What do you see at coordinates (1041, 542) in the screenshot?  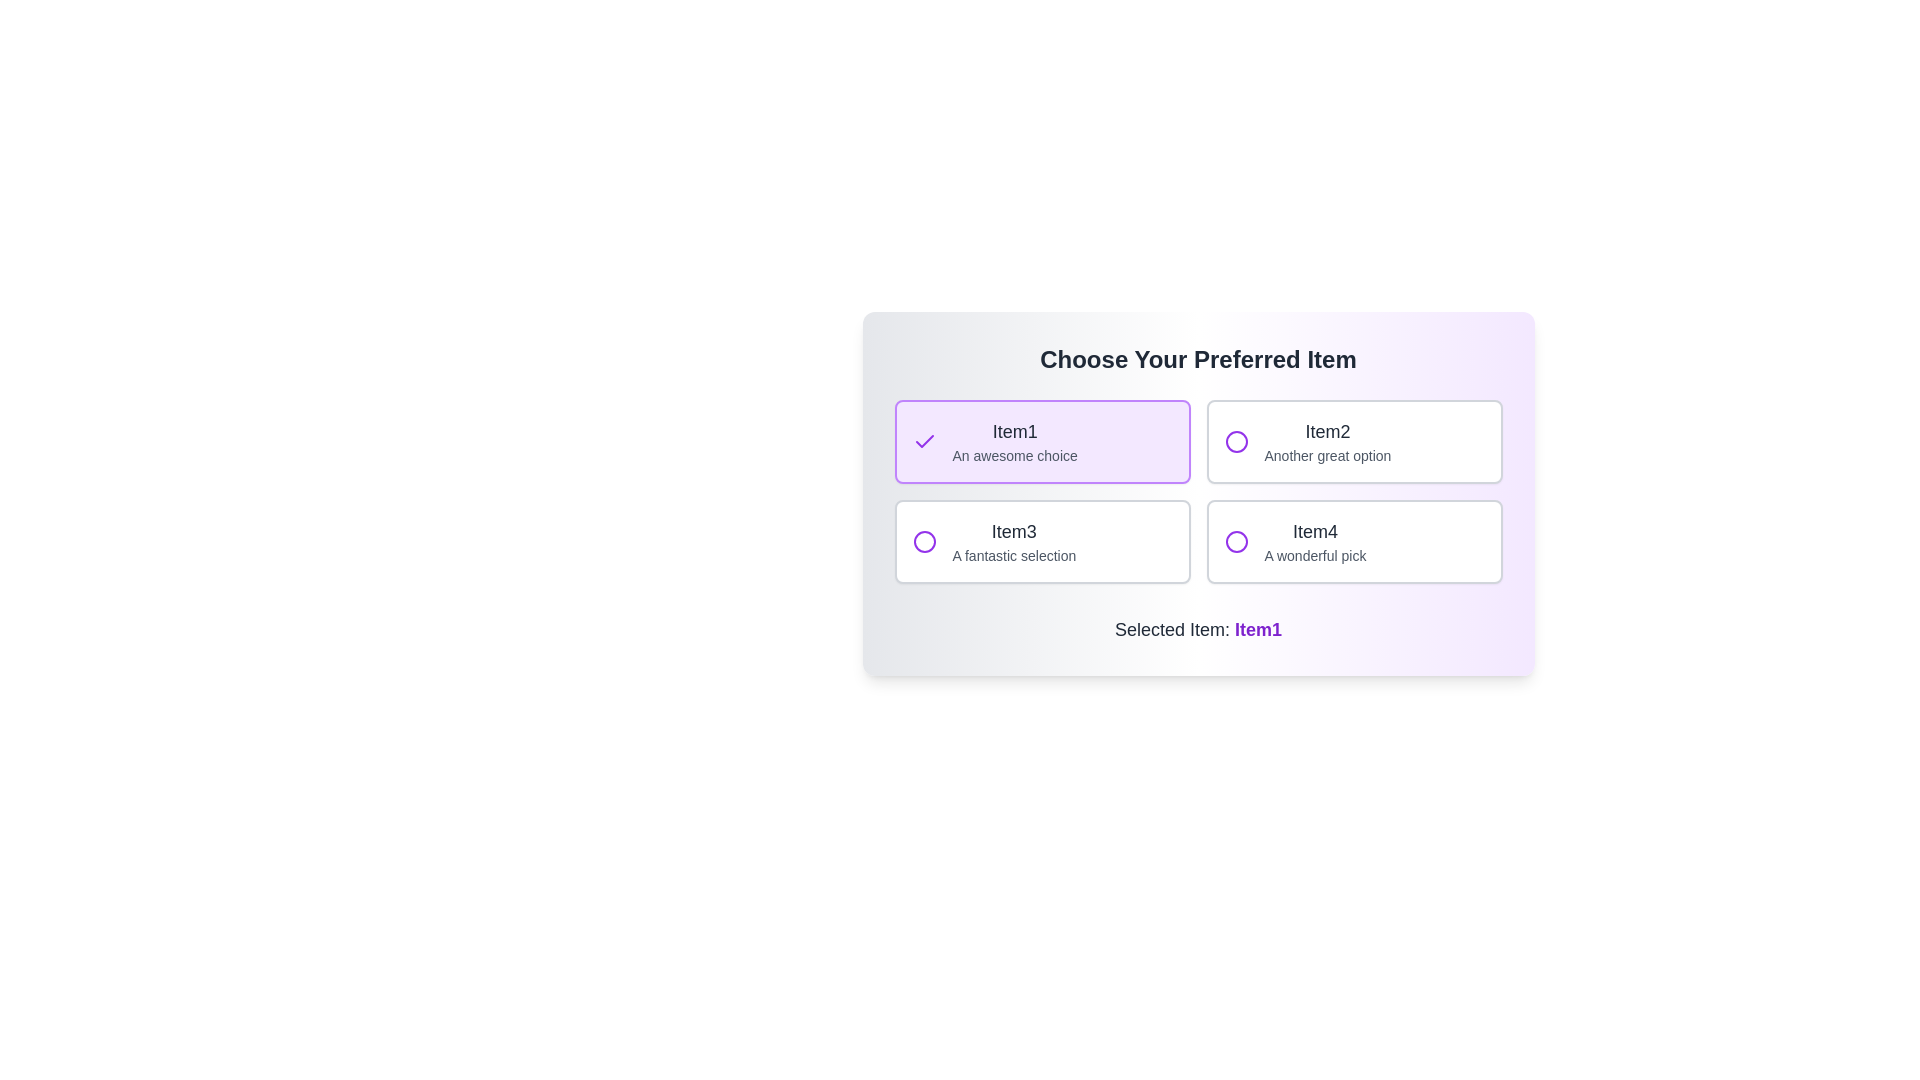 I see `the radio button located in the second column of the second row` at bounding box center [1041, 542].